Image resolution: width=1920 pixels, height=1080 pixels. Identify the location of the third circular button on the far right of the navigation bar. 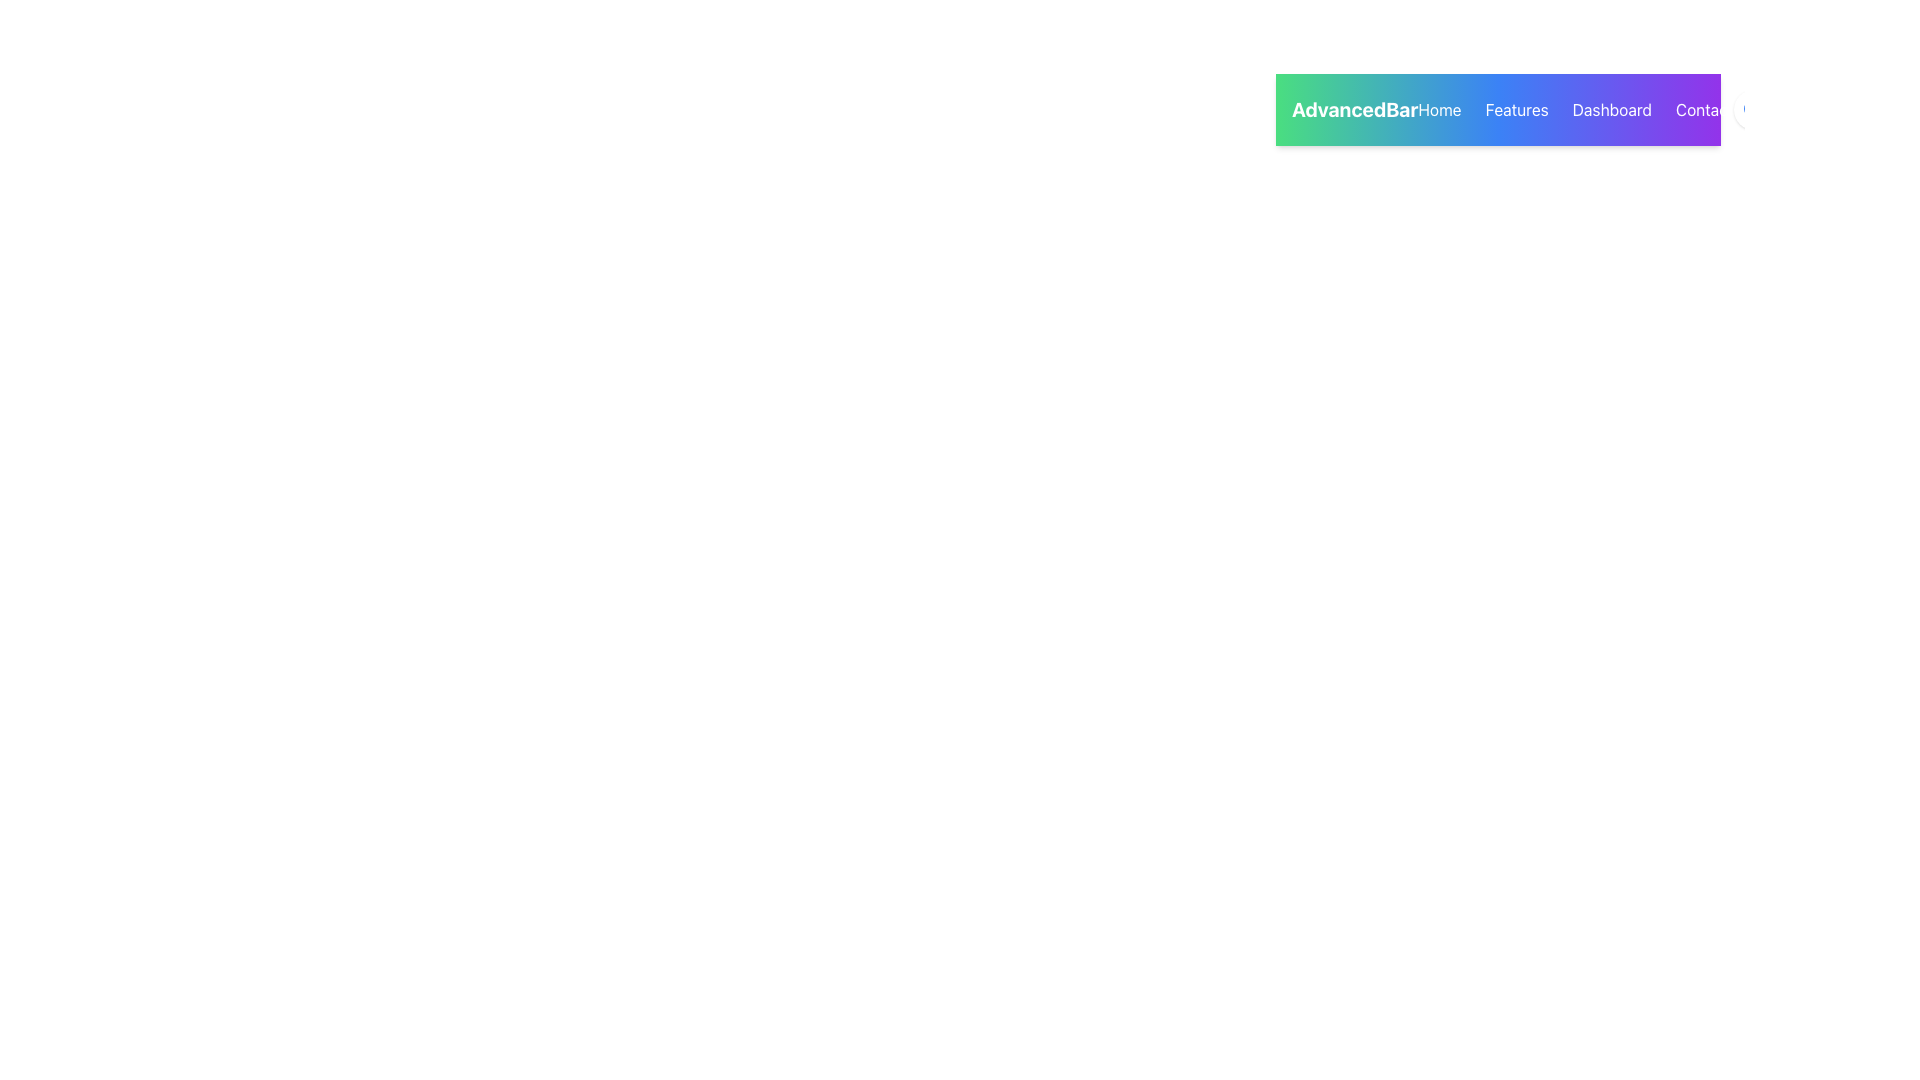
(1864, 110).